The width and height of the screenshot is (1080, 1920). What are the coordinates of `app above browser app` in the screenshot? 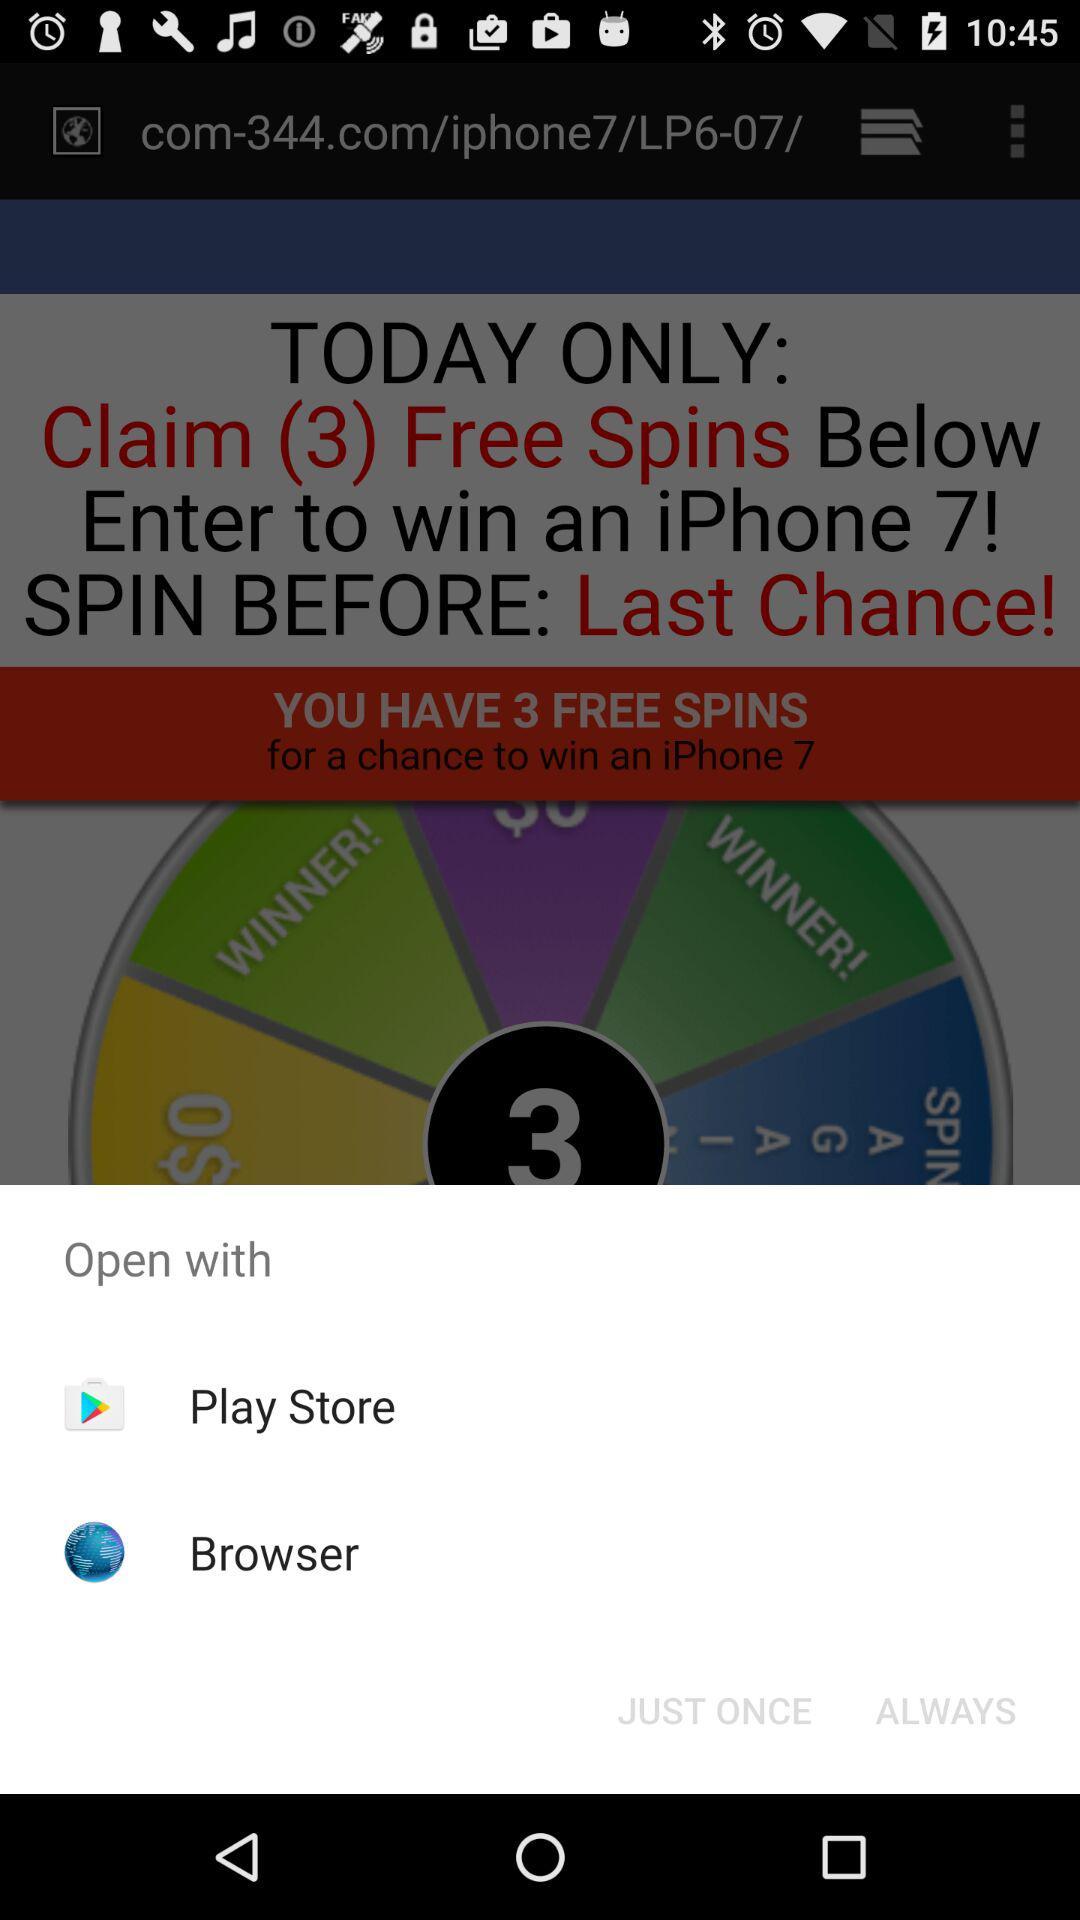 It's located at (292, 1404).